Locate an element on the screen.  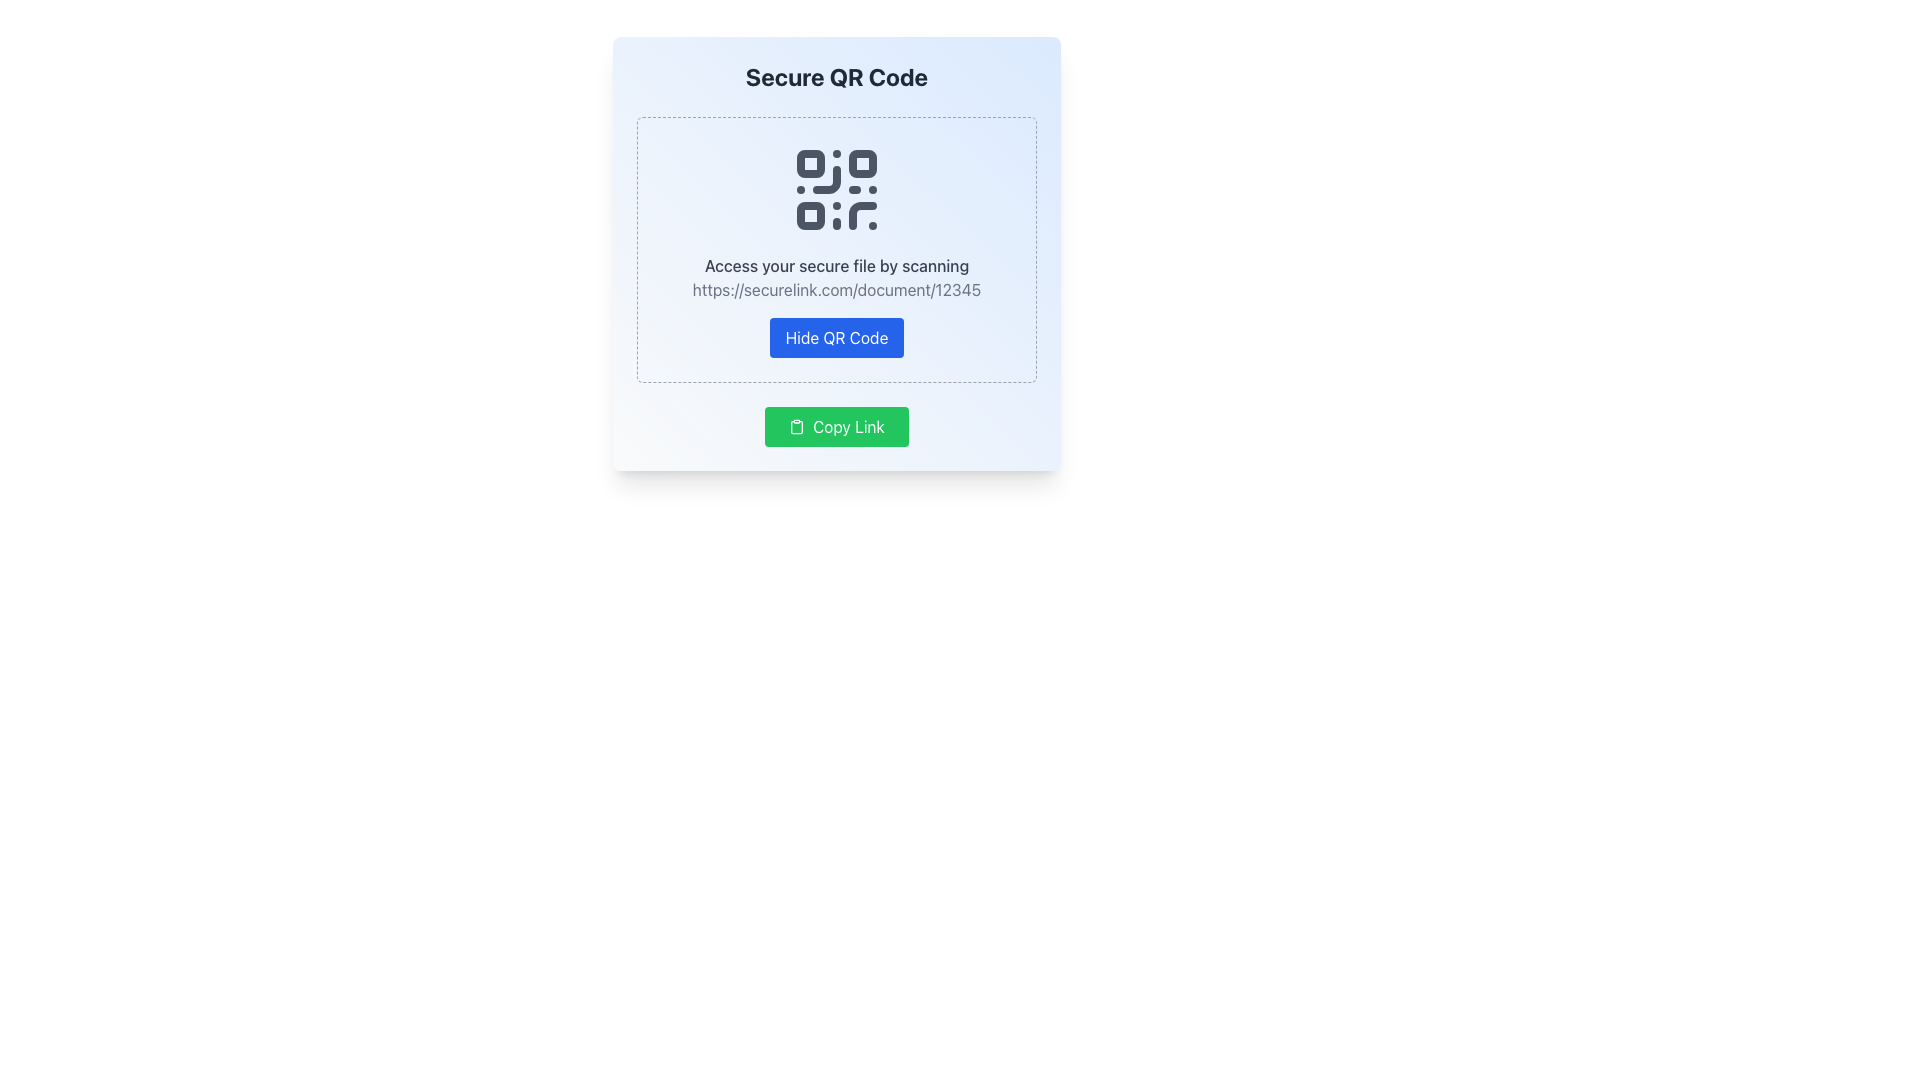
the SVG rectangle that is part of the QR code, located in the first column of squares and positioned lower within the QR code pattern is located at coordinates (811, 216).